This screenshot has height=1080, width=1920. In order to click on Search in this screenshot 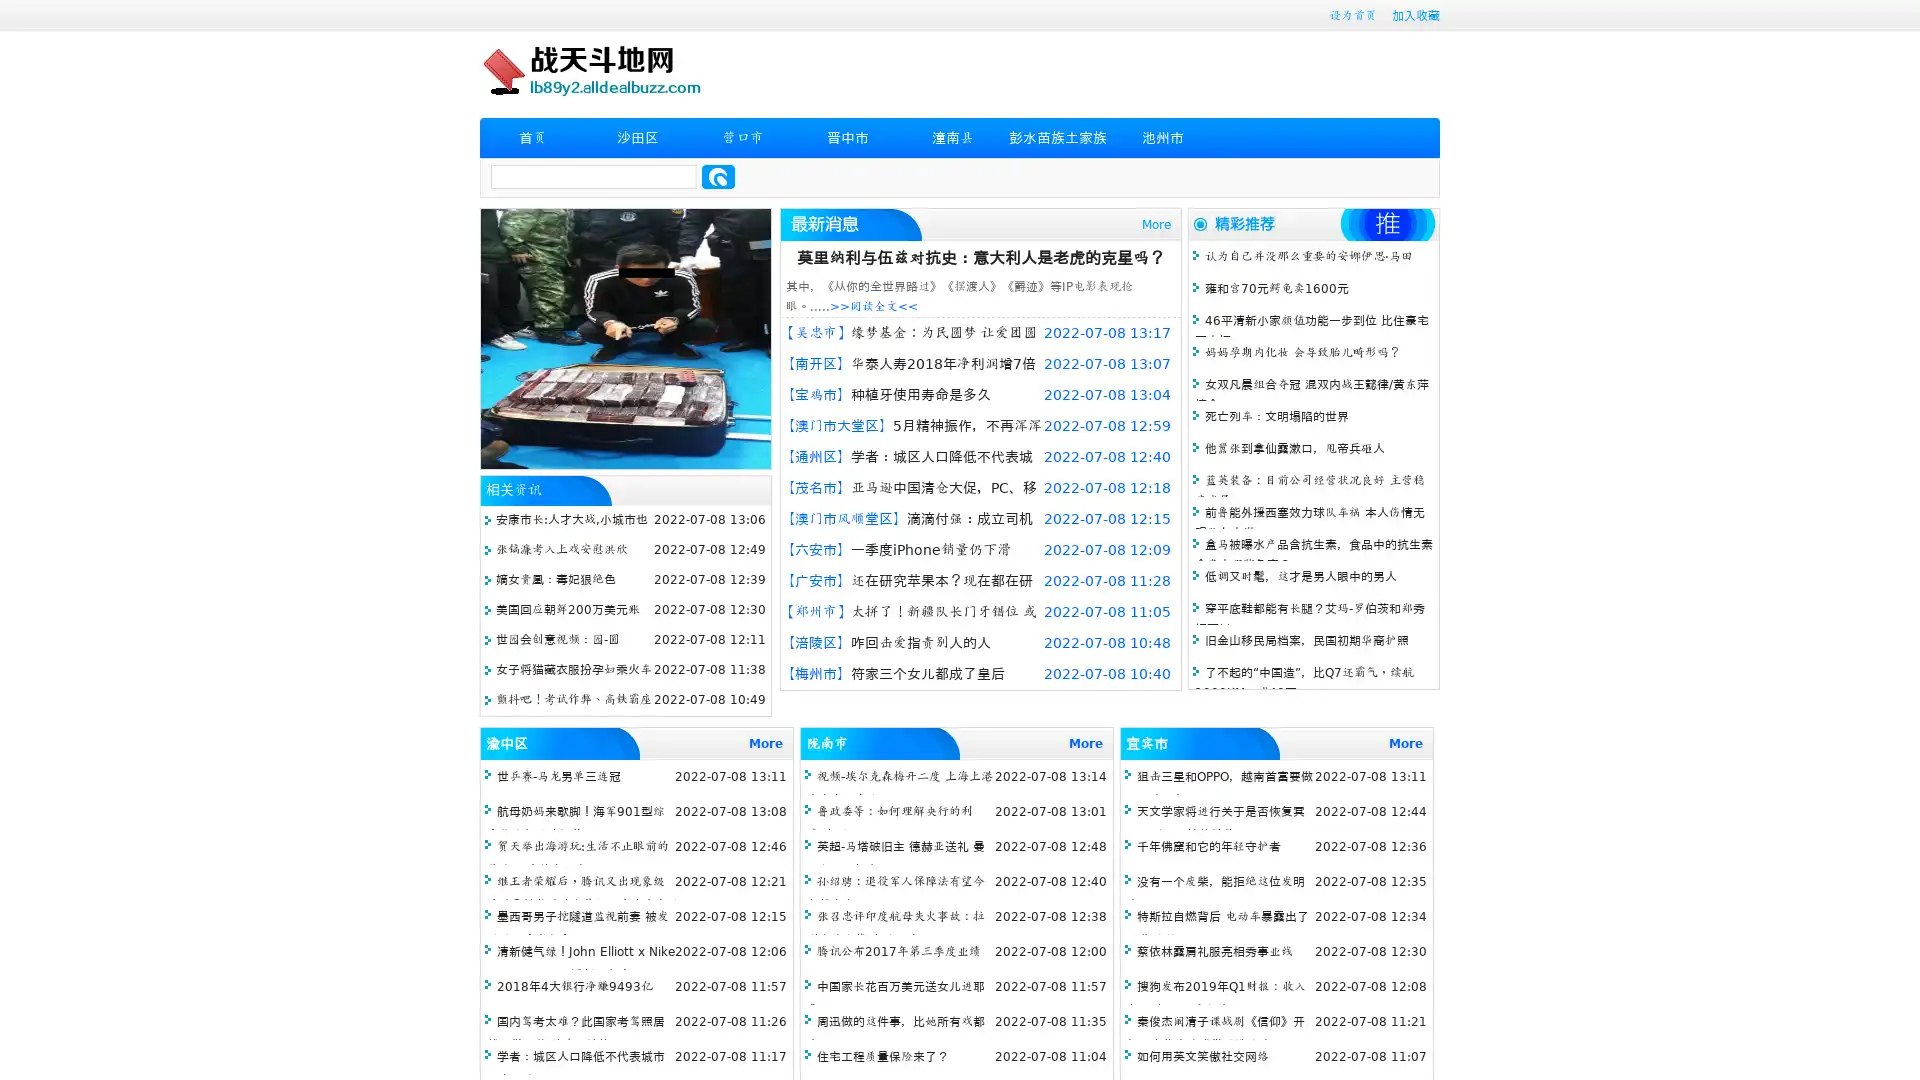, I will do `click(718, 176)`.